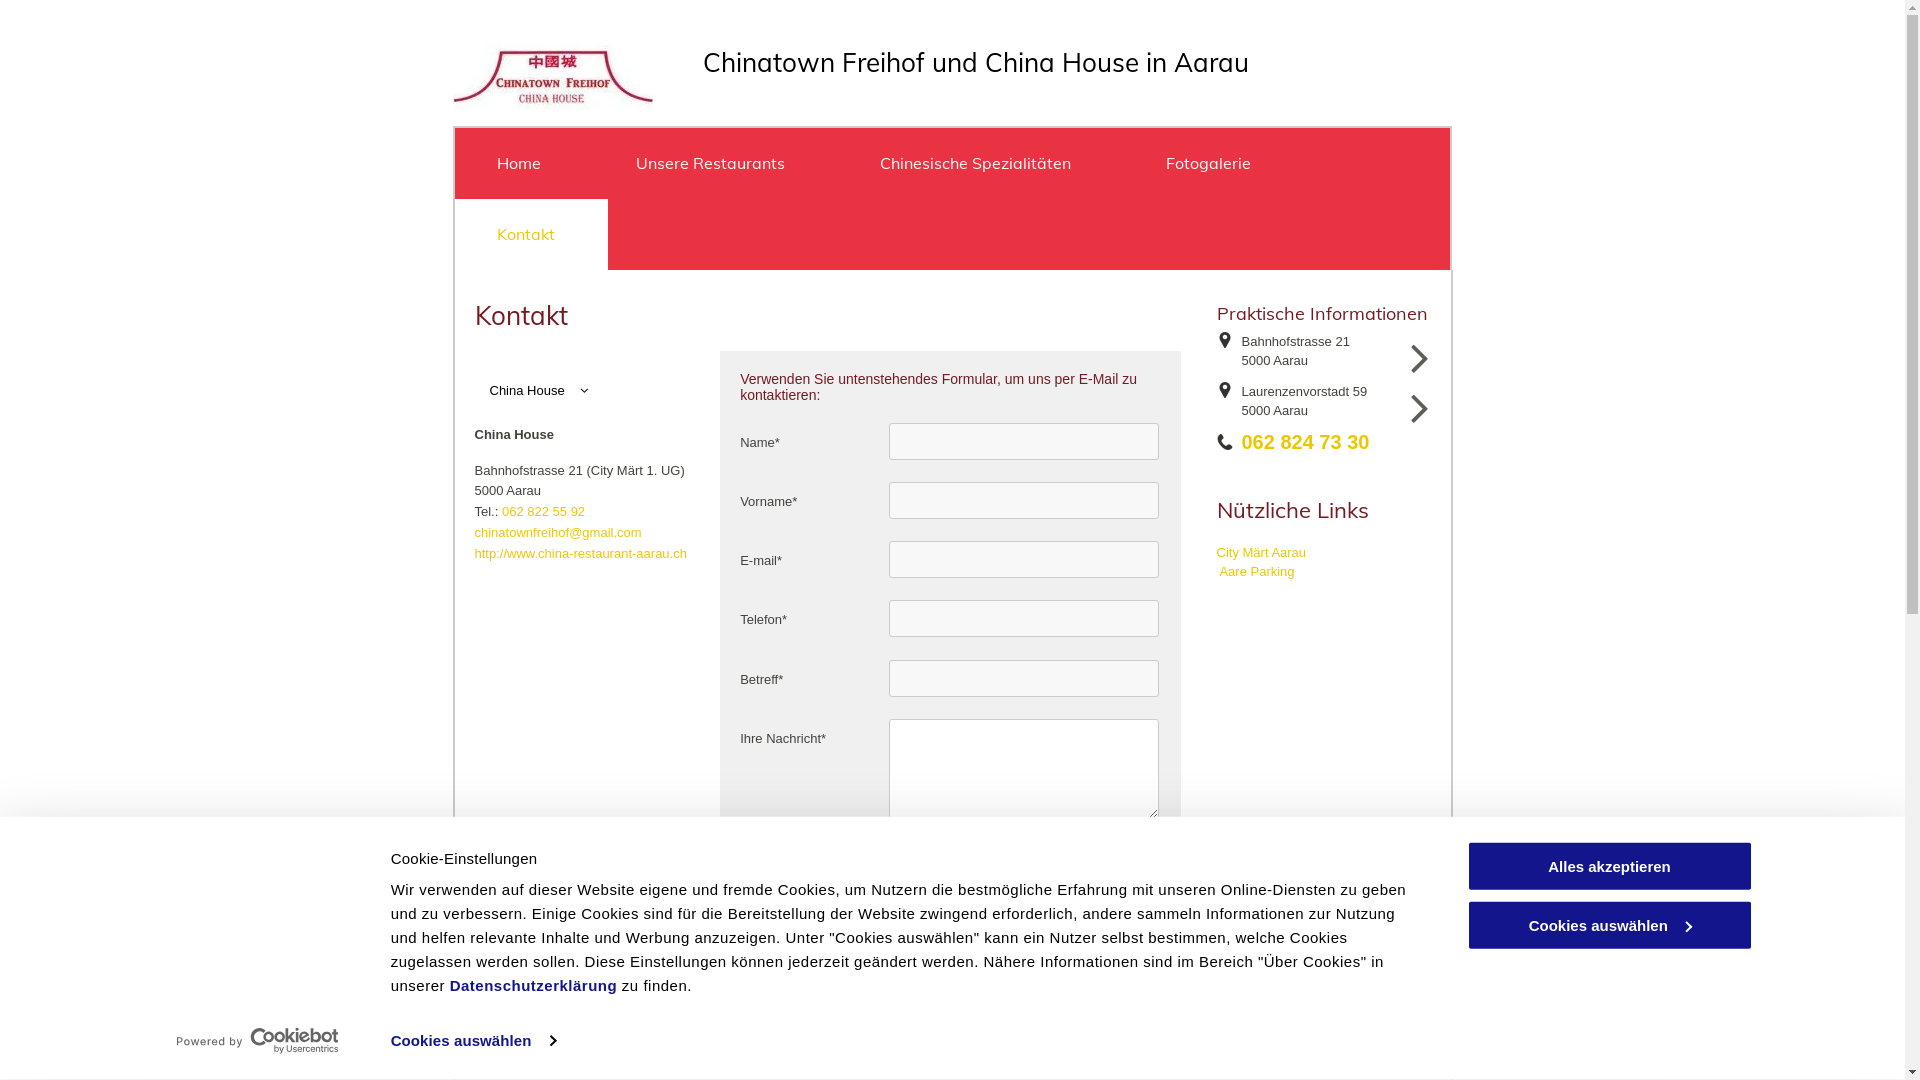 The image size is (1920, 1080). Describe the element at coordinates (1255, 571) in the screenshot. I see `'Aare Parking'` at that location.